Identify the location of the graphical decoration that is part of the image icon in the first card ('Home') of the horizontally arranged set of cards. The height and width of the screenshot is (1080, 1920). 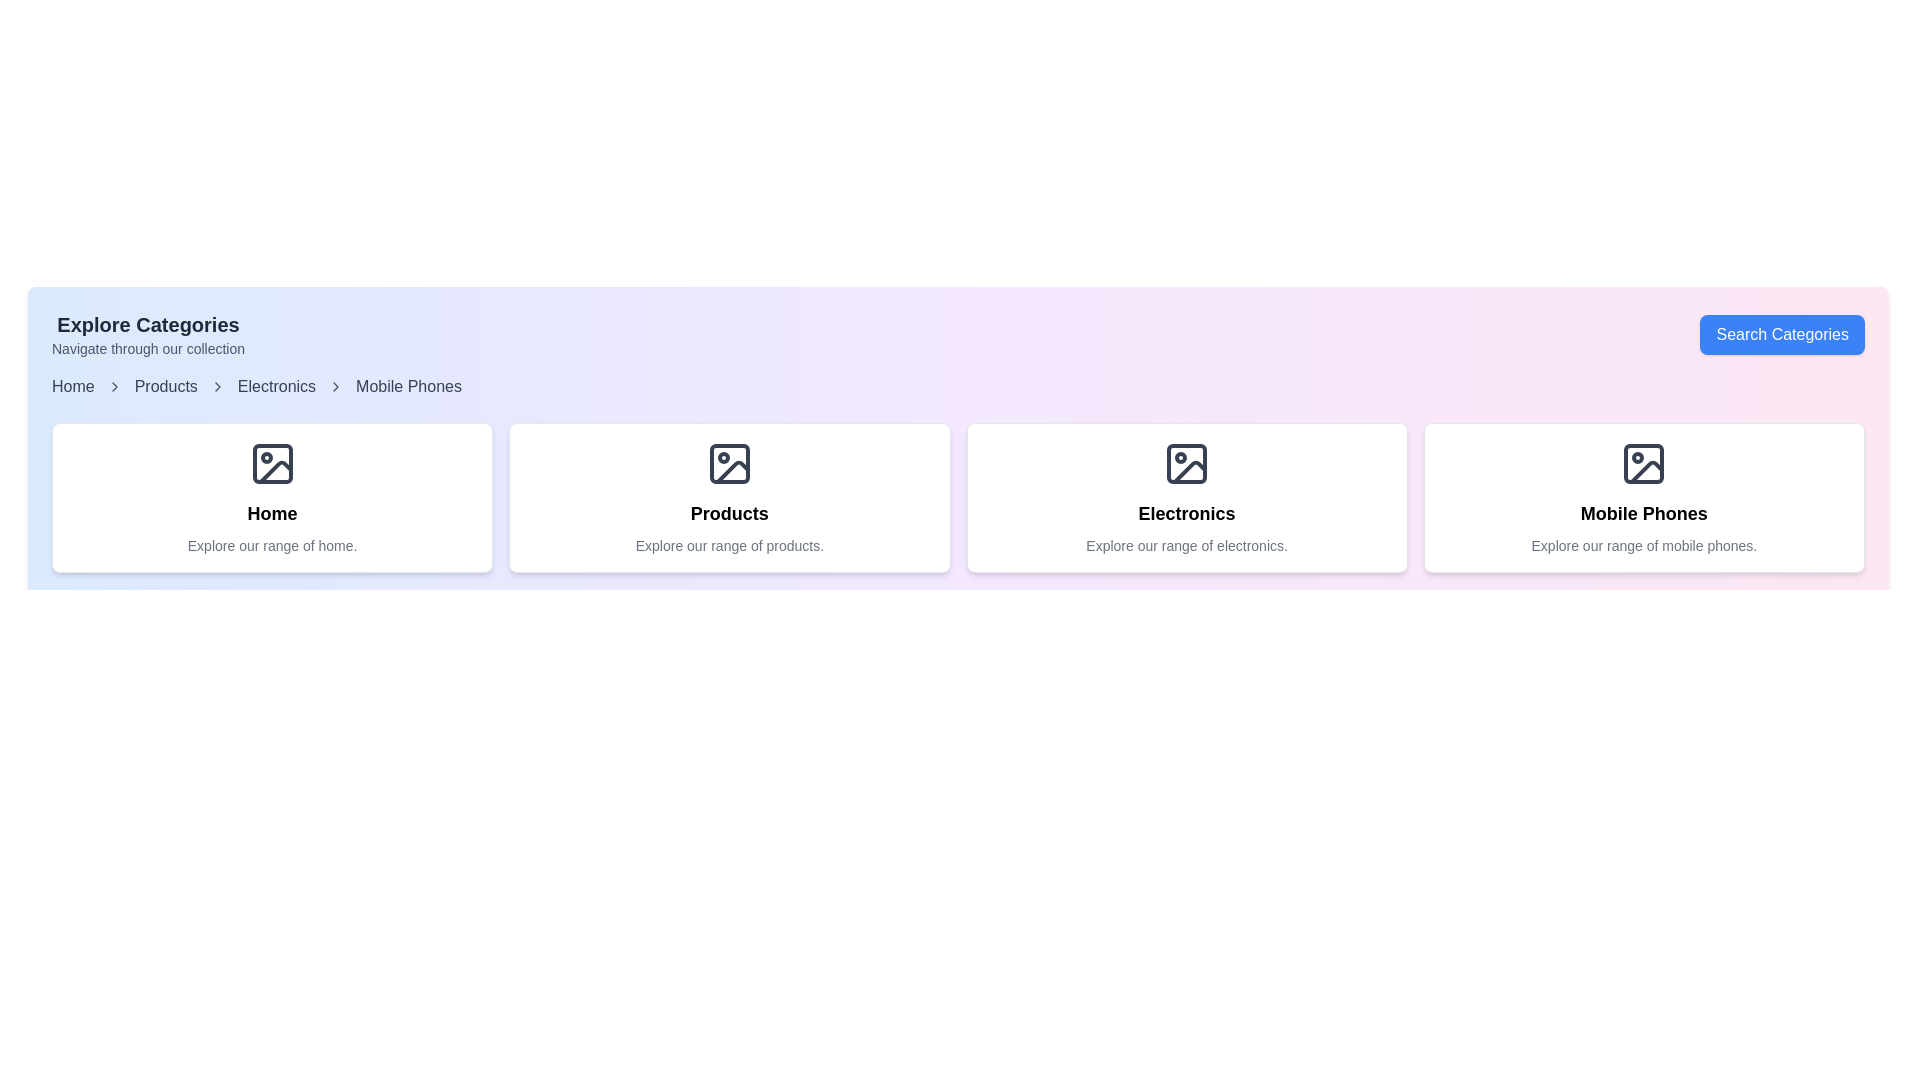
(271, 463).